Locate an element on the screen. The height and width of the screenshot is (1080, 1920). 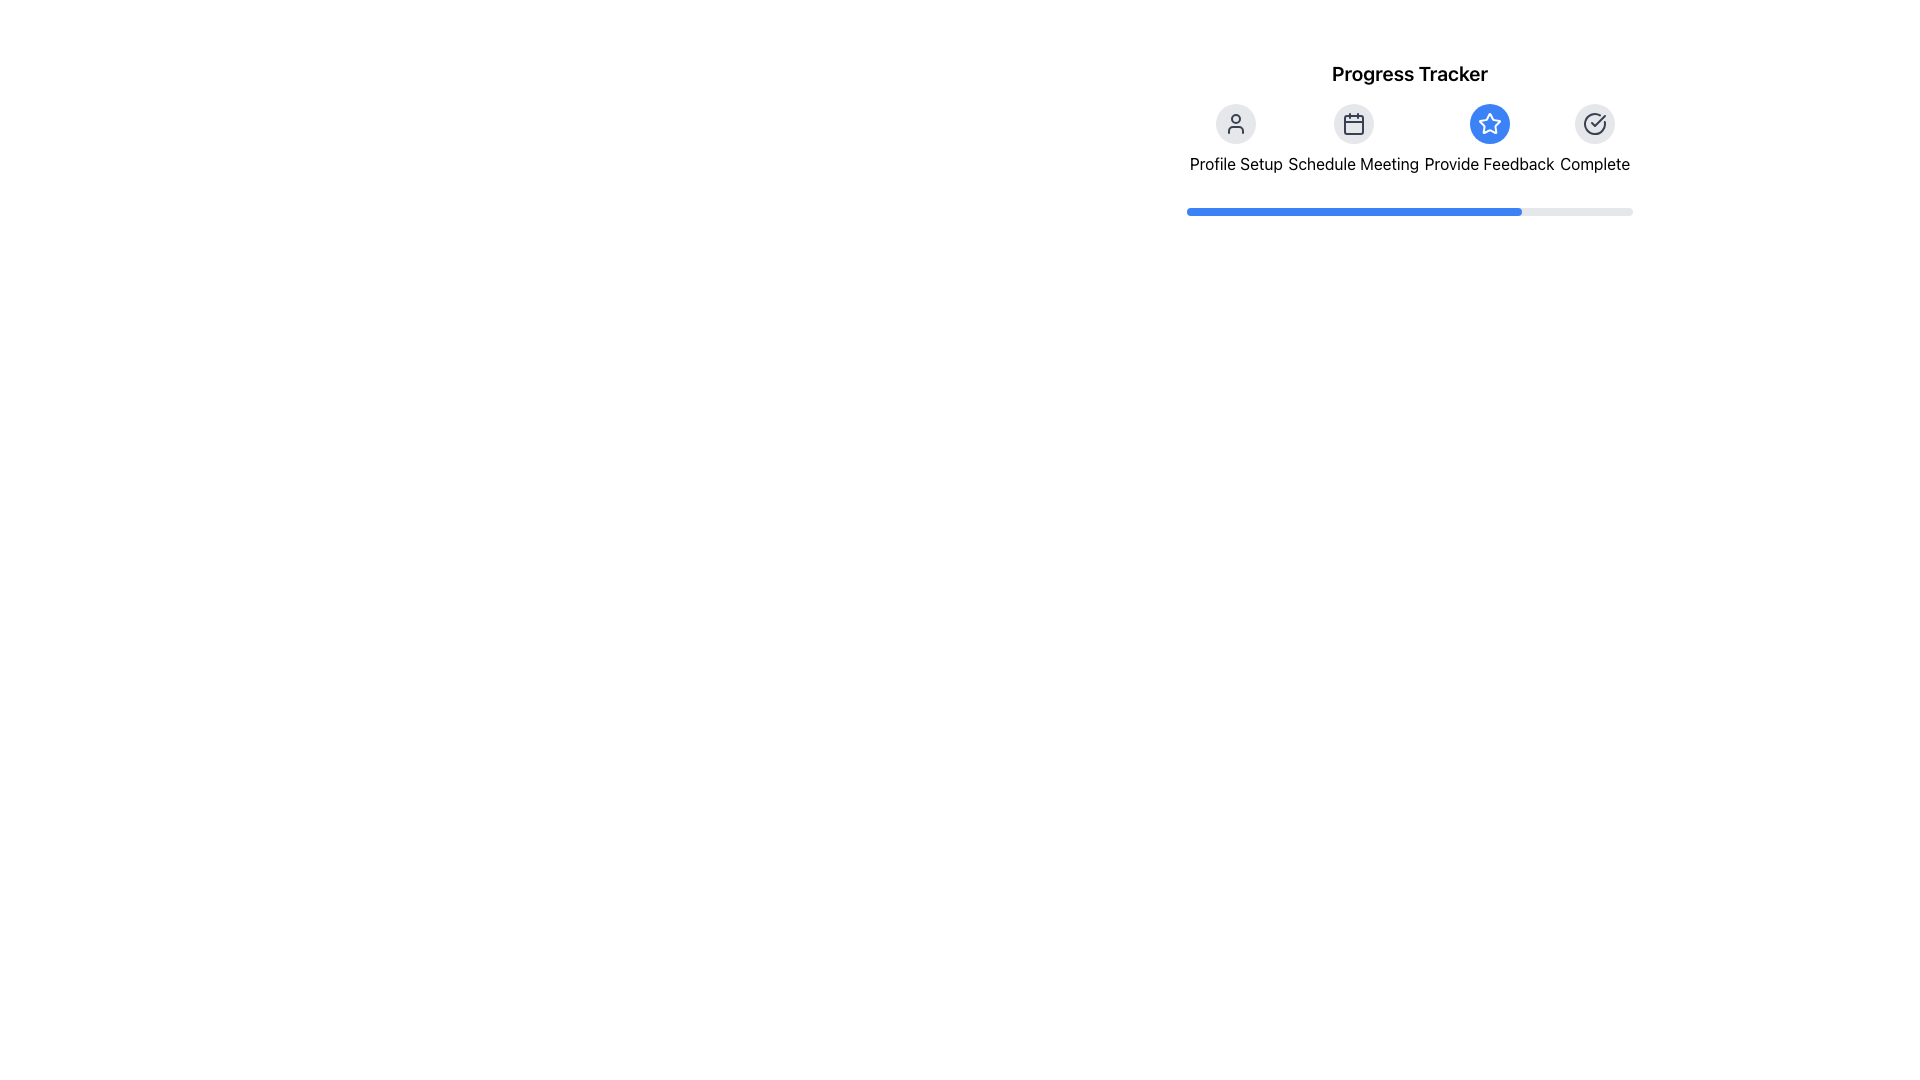
the circular button with a checkmark icon located in the 'Complete' section of the progress tracker is located at coordinates (1594, 123).